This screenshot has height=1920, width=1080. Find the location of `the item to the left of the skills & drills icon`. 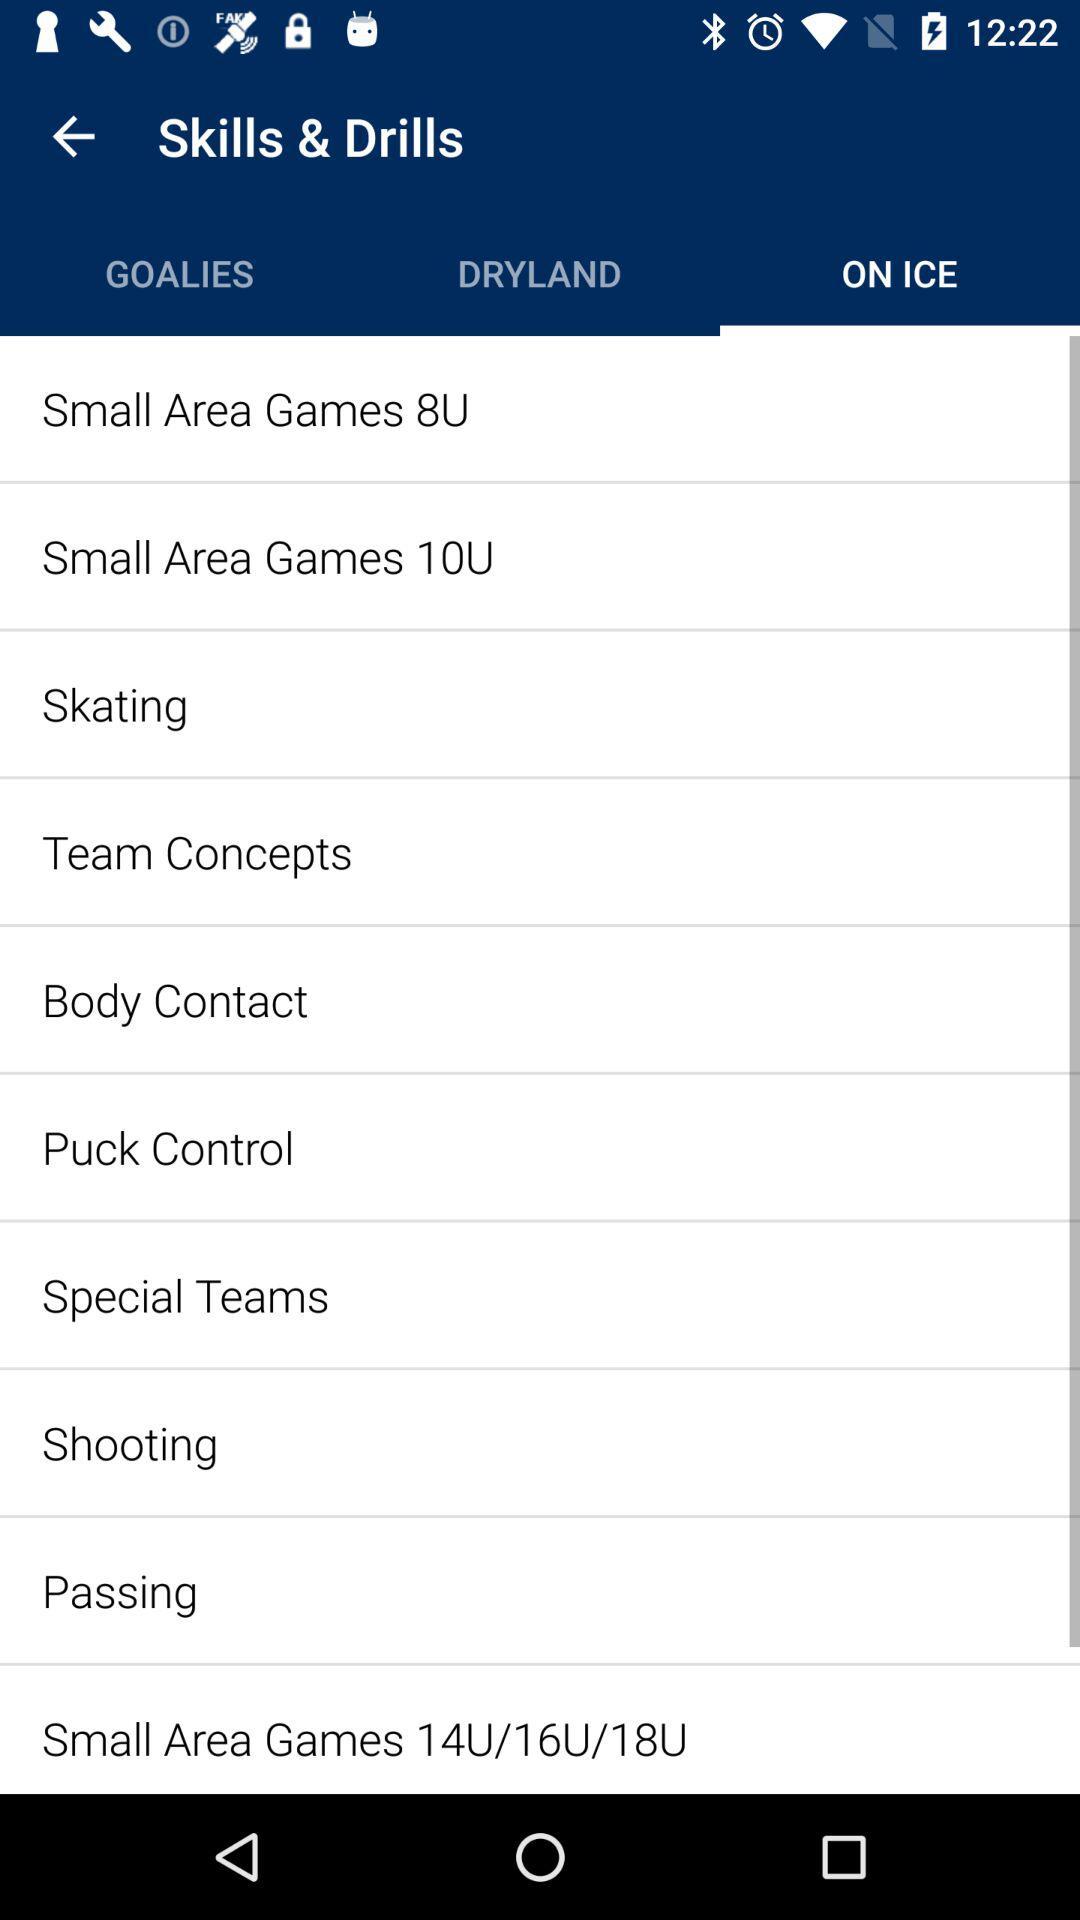

the item to the left of the skills & drills icon is located at coordinates (72, 135).